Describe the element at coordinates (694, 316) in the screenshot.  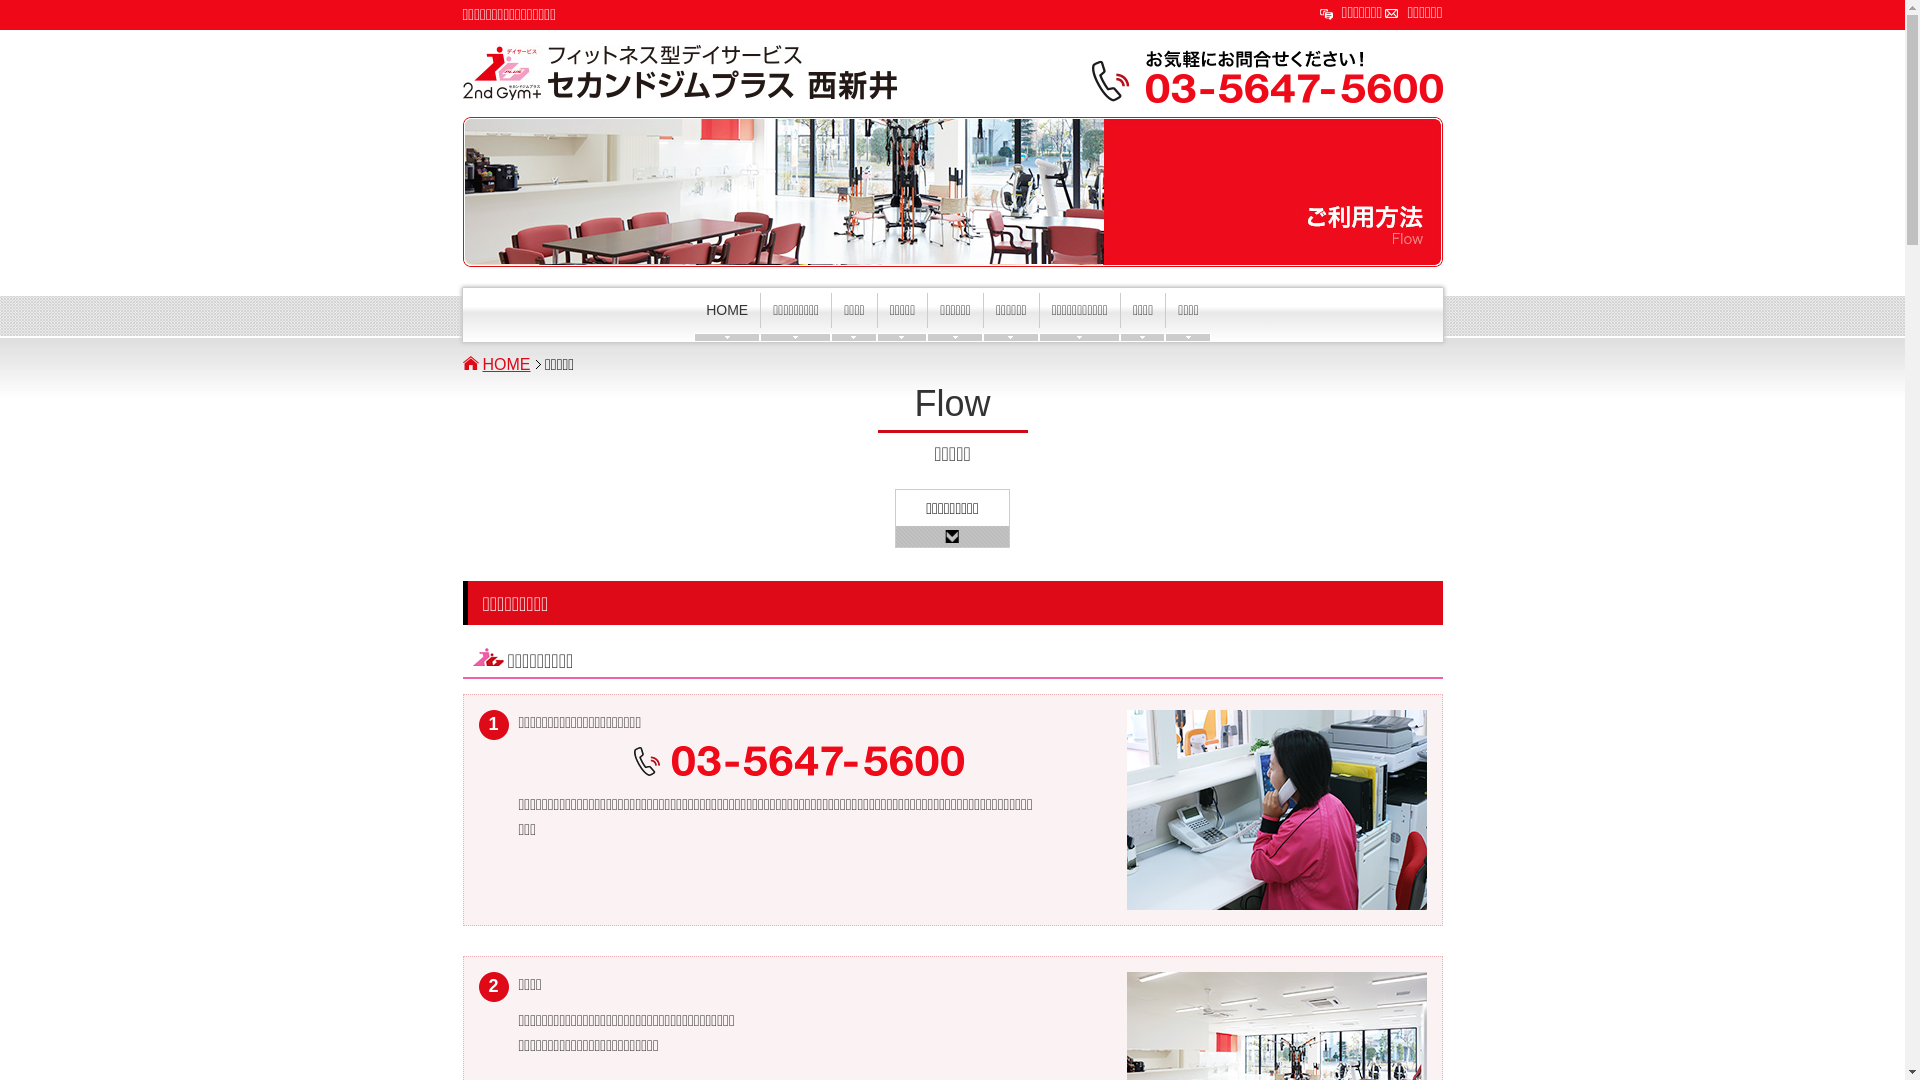
I see `'HOME'` at that location.